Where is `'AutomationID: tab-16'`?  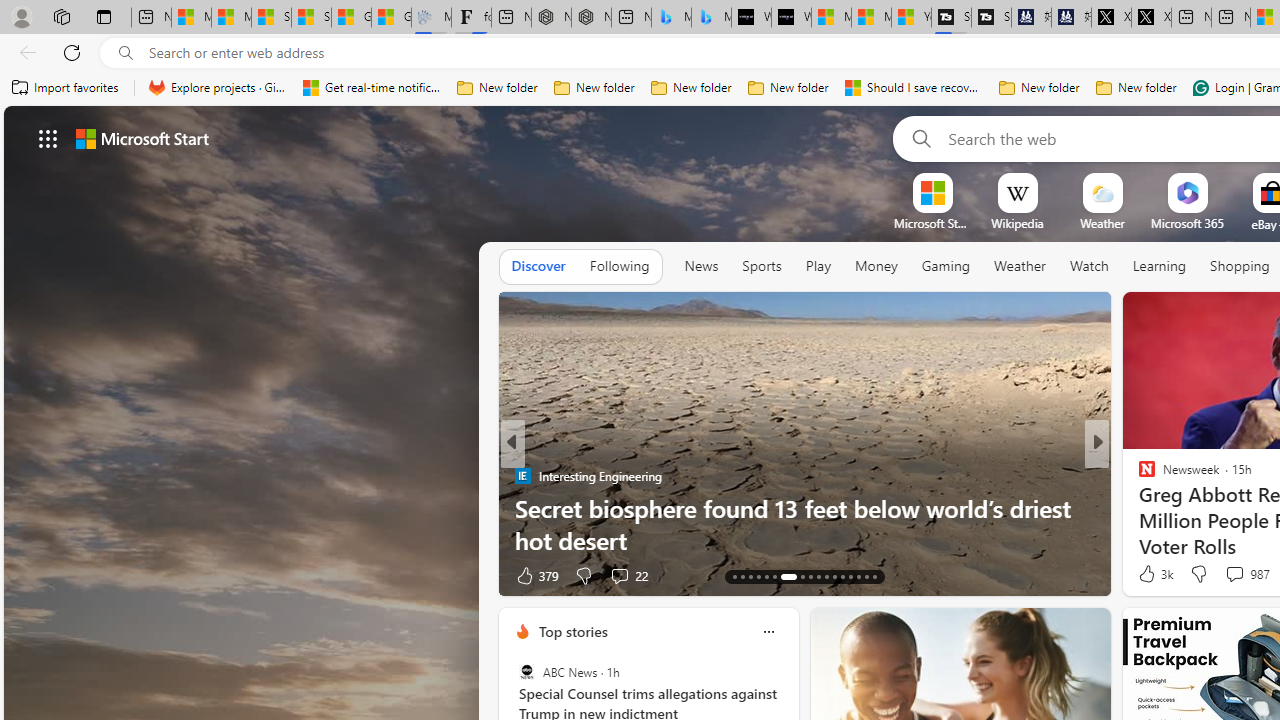 'AutomationID: tab-16' is located at coordinates (757, 577).